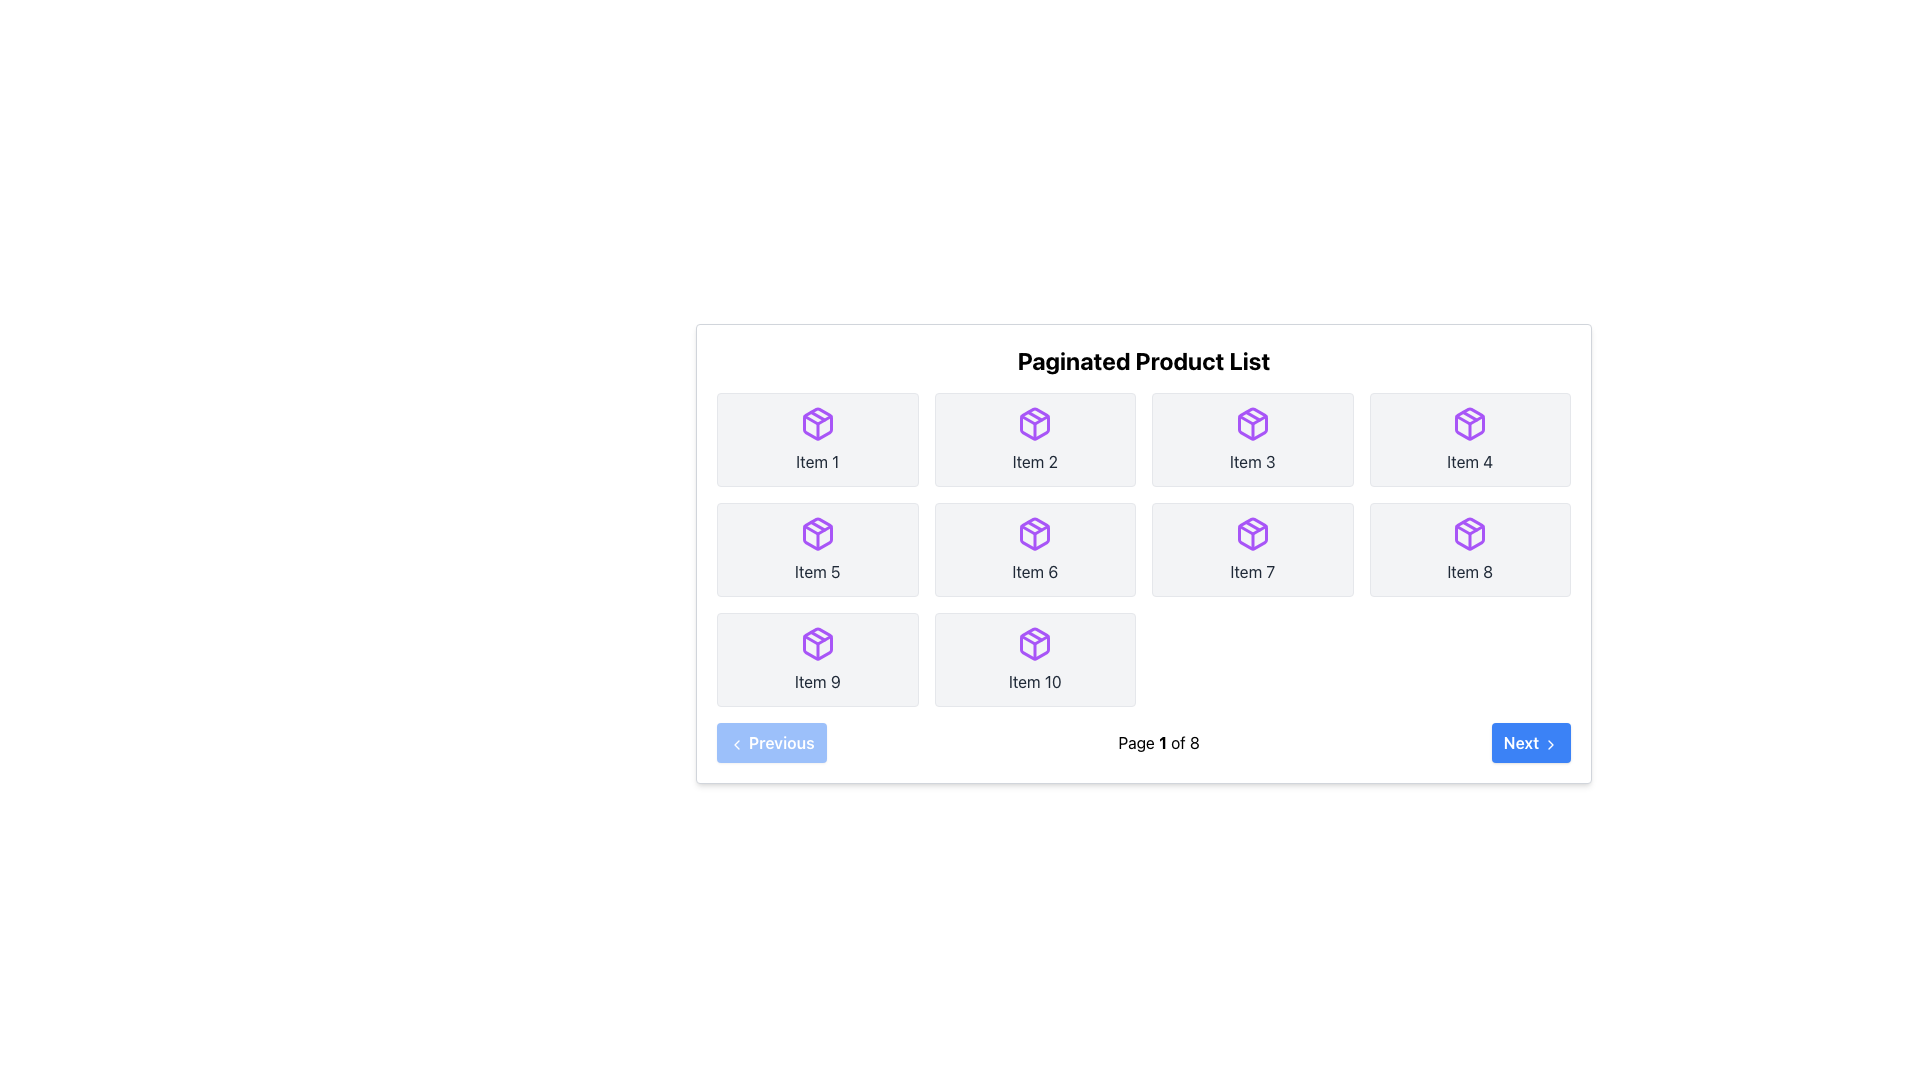 This screenshot has height=1080, width=1920. I want to click on the stylized purple package-like icon located beneath 'Item 8' in the 'Paginated Product List', so click(1470, 532).